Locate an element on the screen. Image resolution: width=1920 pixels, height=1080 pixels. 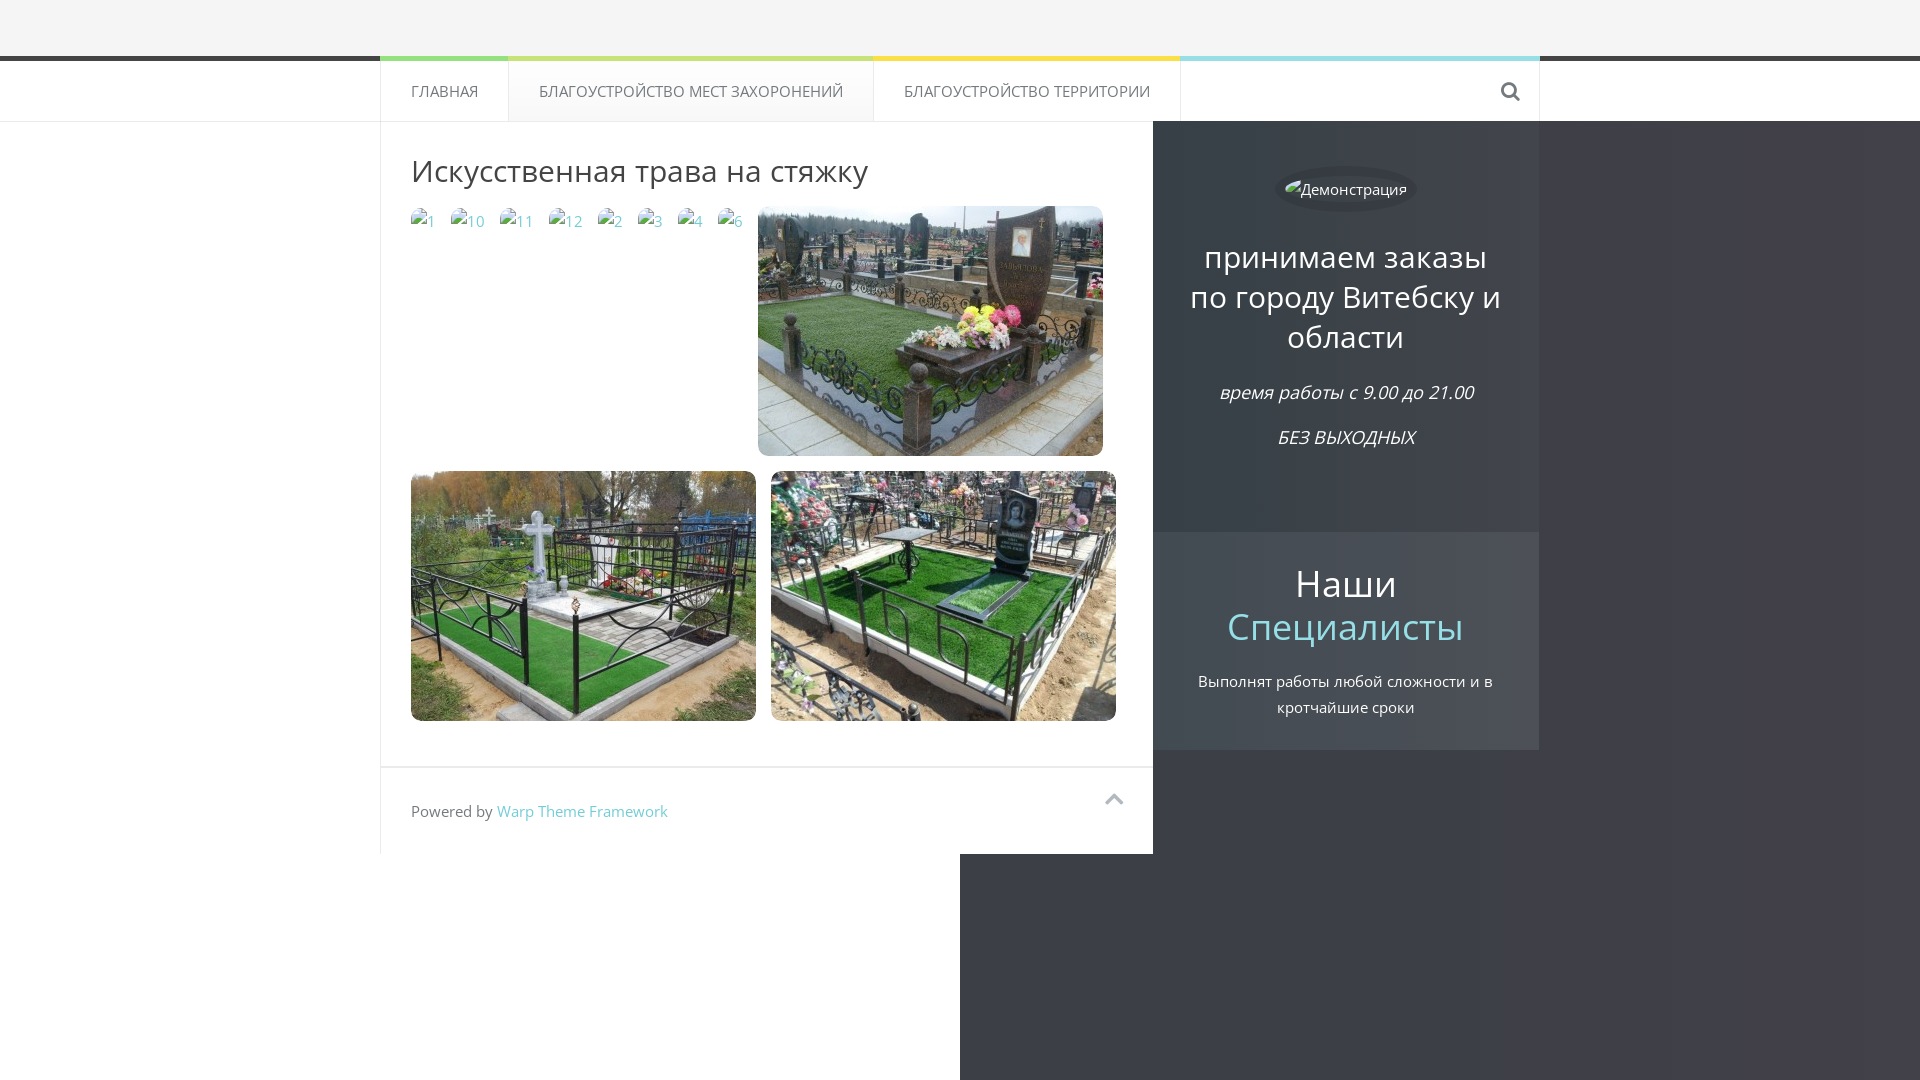
'11' is located at coordinates (517, 219).